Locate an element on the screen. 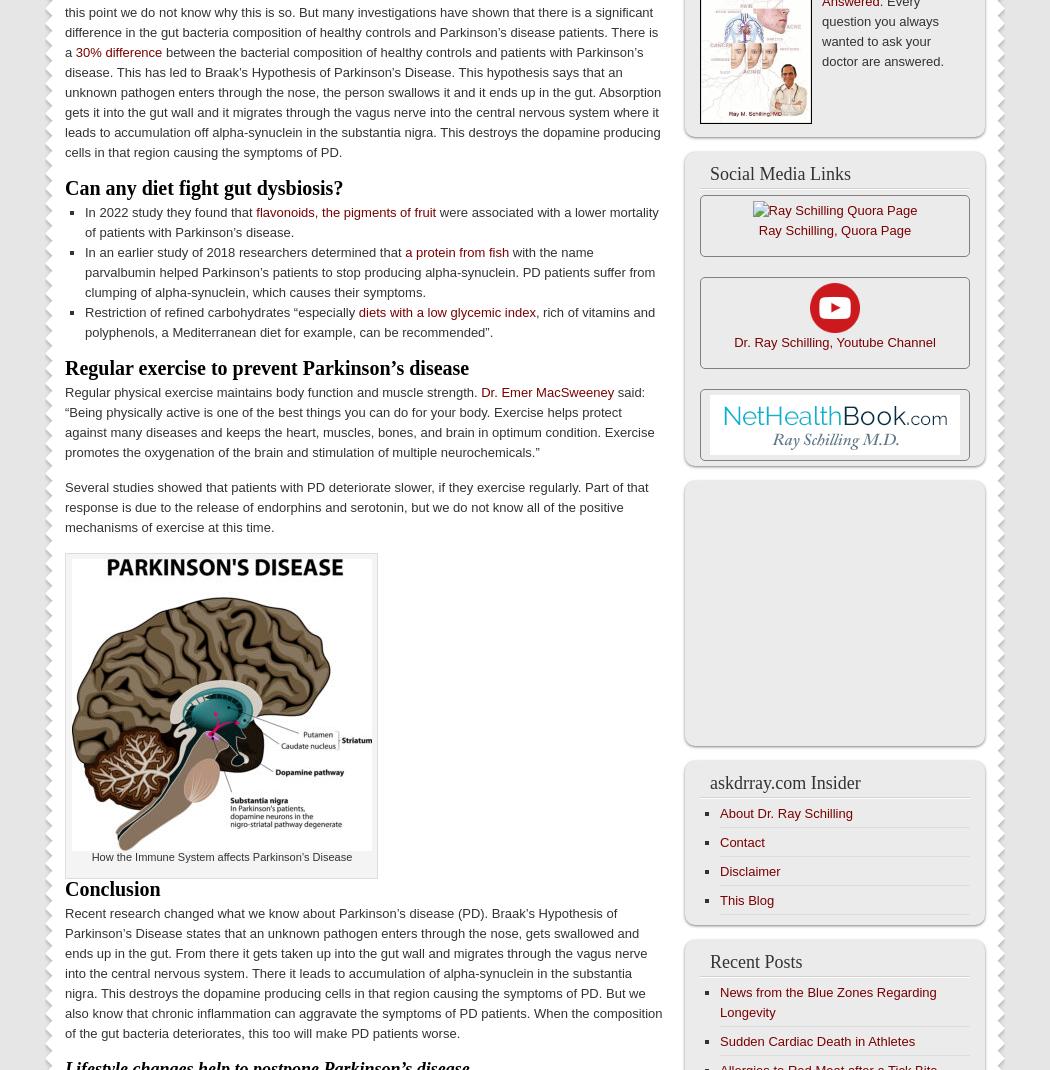 This screenshot has height=1070, width=1050. 'askdrray.com Insider' is located at coordinates (784, 782).